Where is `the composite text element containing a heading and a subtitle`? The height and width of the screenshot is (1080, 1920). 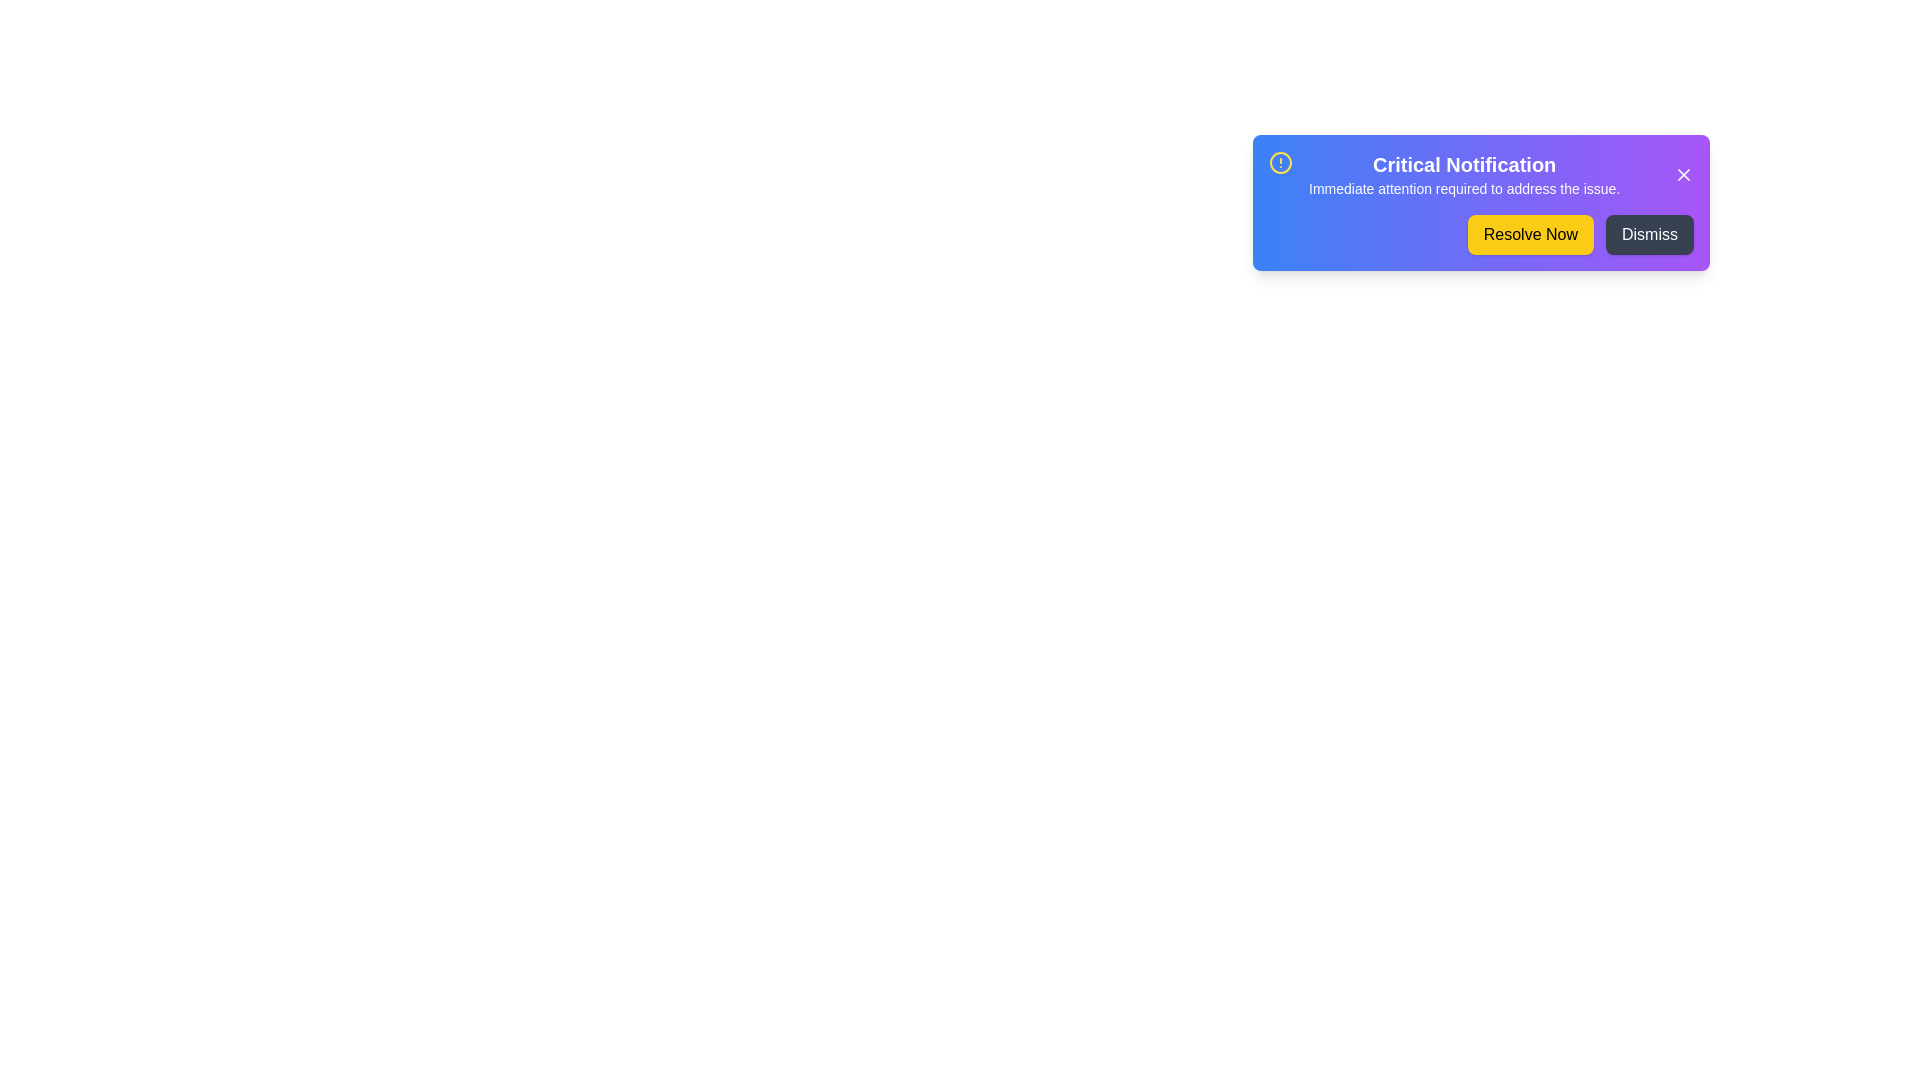 the composite text element containing a heading and a subtitle is located at coordinates (1464, 173).